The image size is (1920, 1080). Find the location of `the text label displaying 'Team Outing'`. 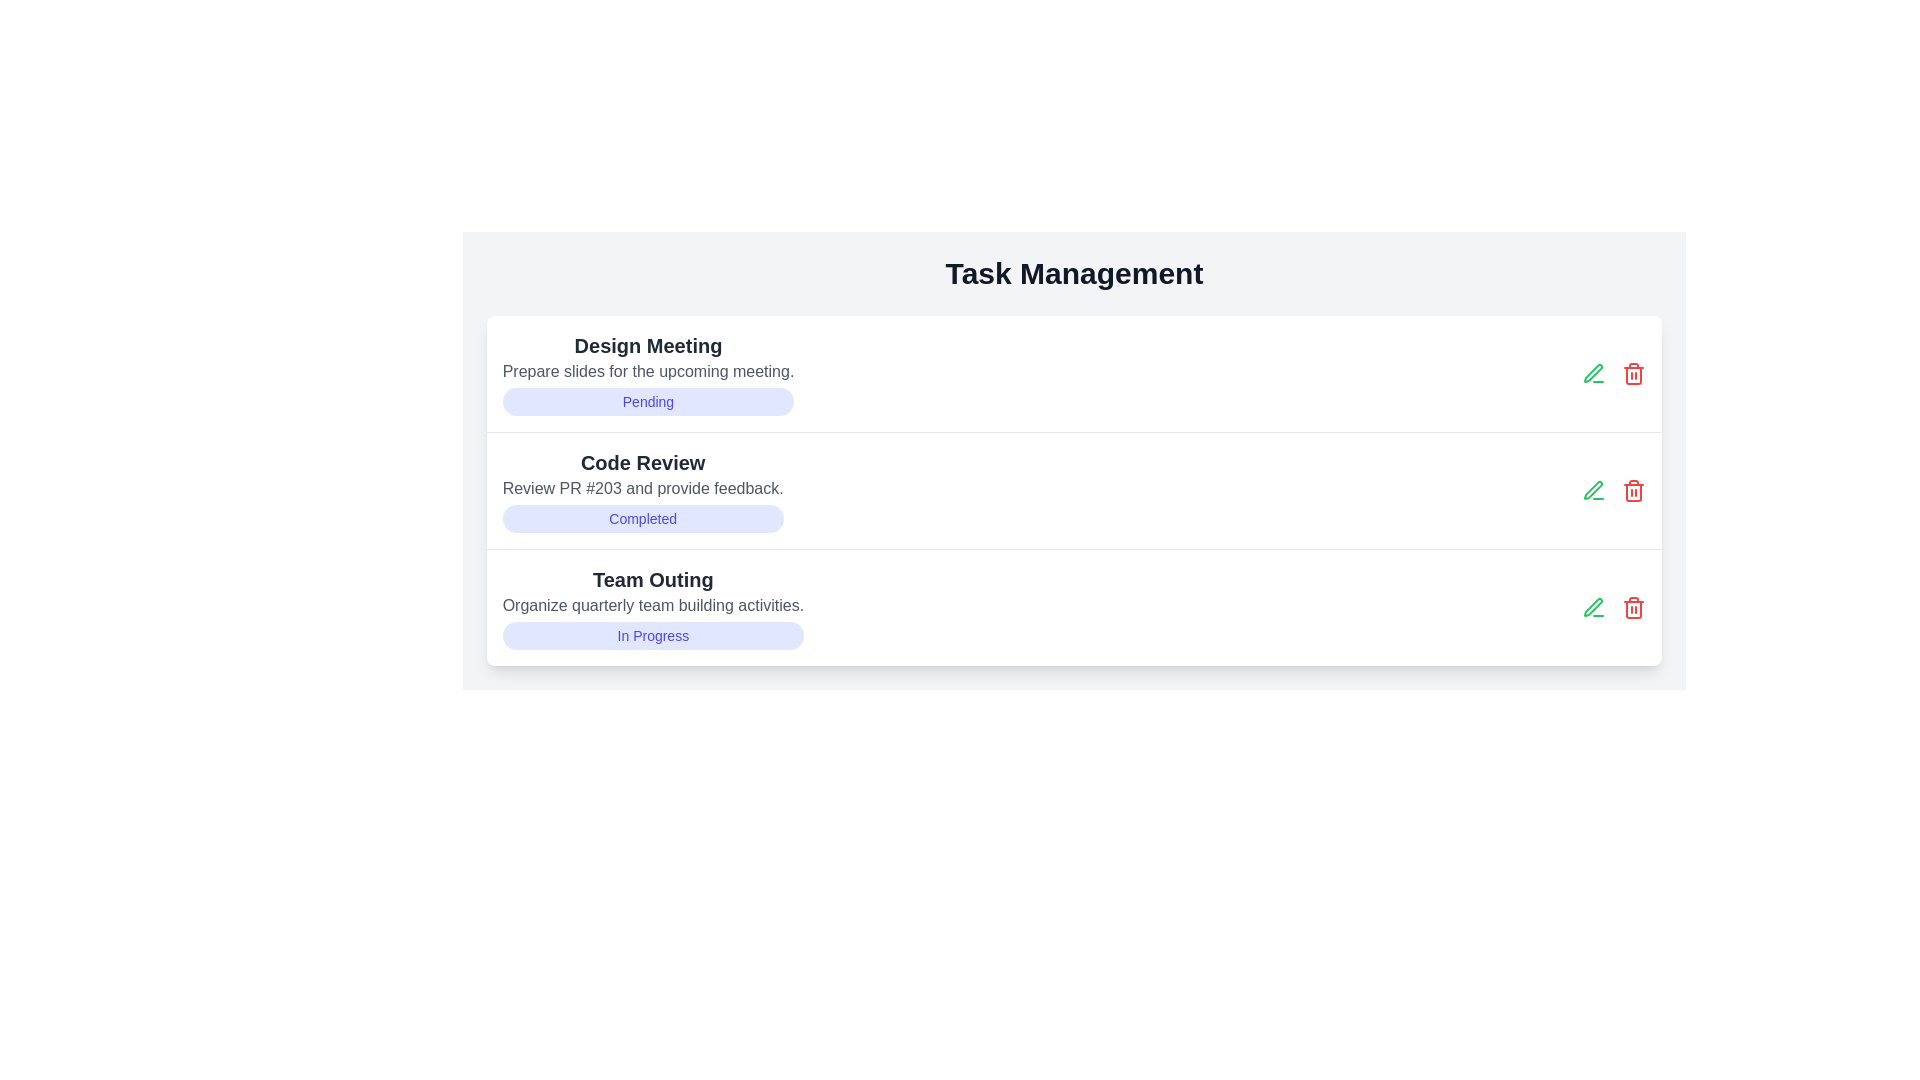

the text label displaying 'Team Outing' is located at coordinates (653, 579).